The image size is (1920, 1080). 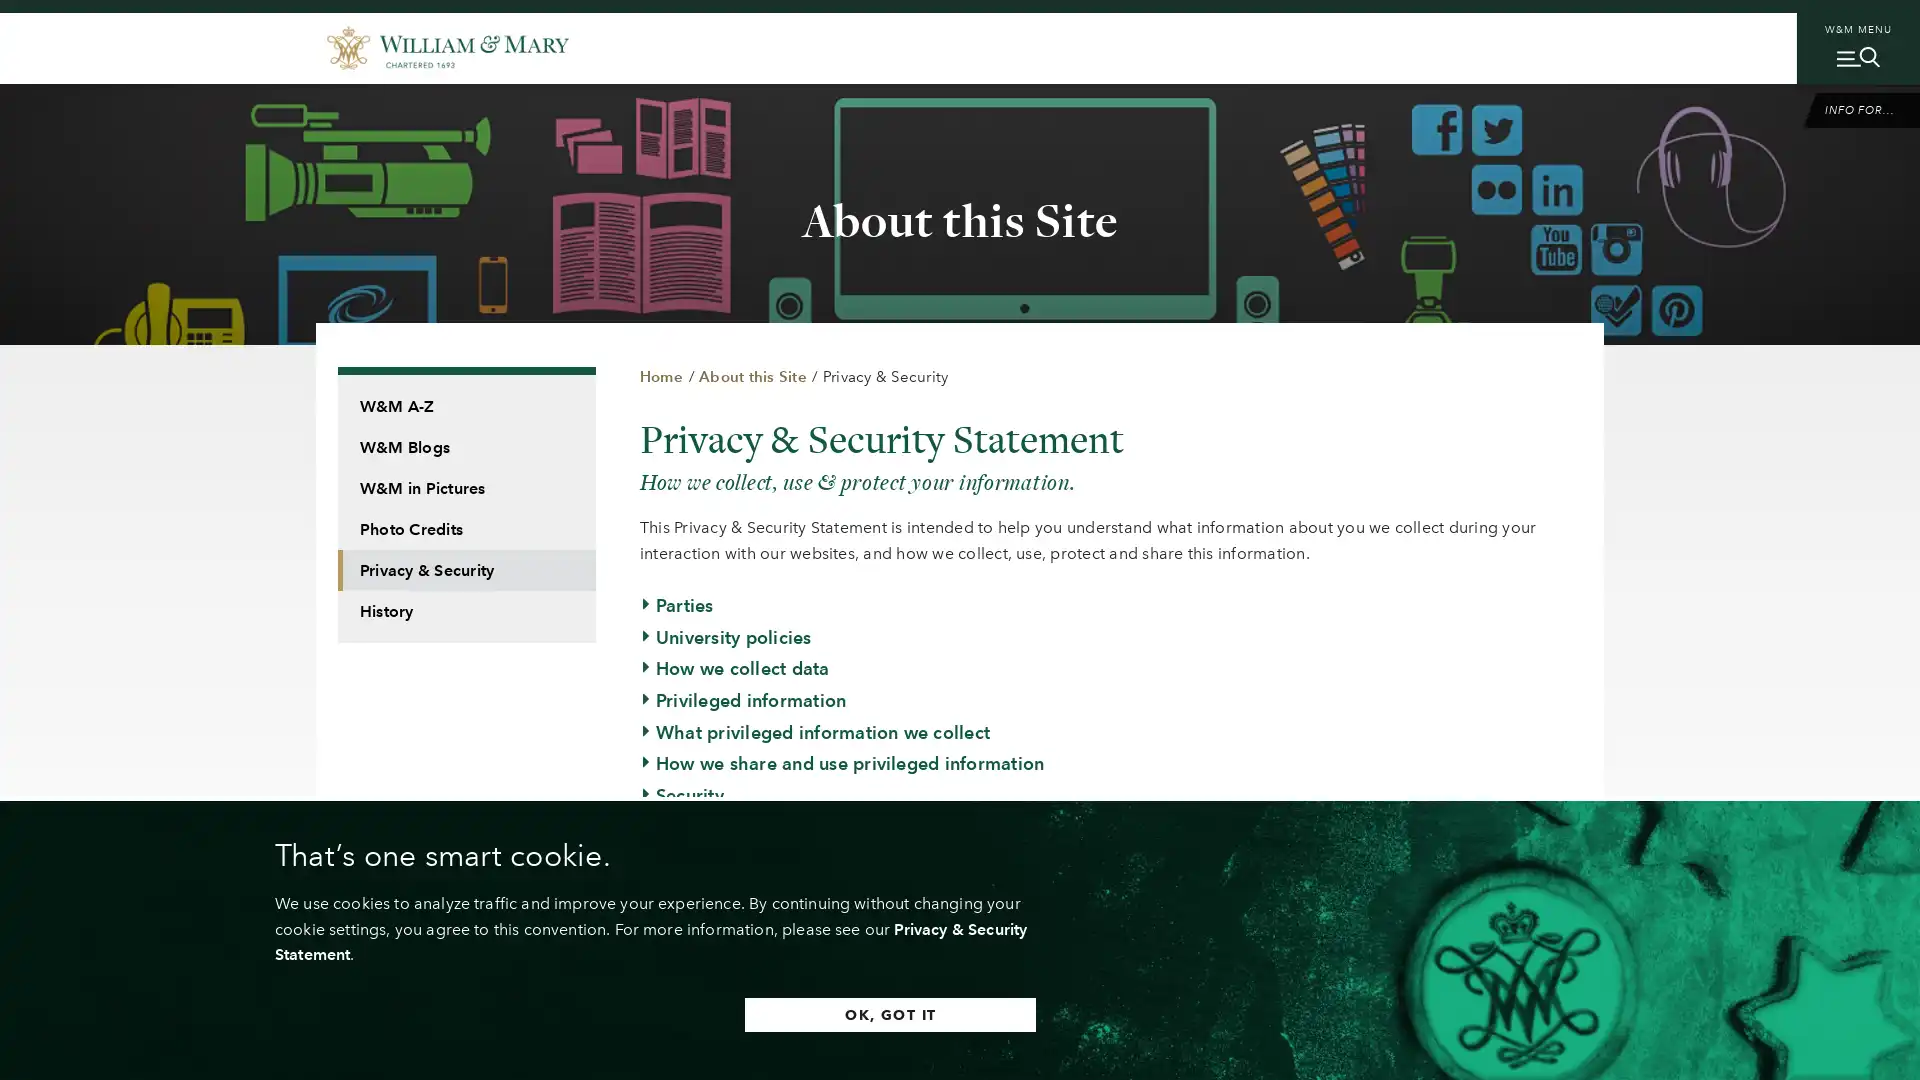 What do you see at coordinates (889, 1014) in the screenshot?
I see `OK, GOT IT` at bounding box center [889, 1014].